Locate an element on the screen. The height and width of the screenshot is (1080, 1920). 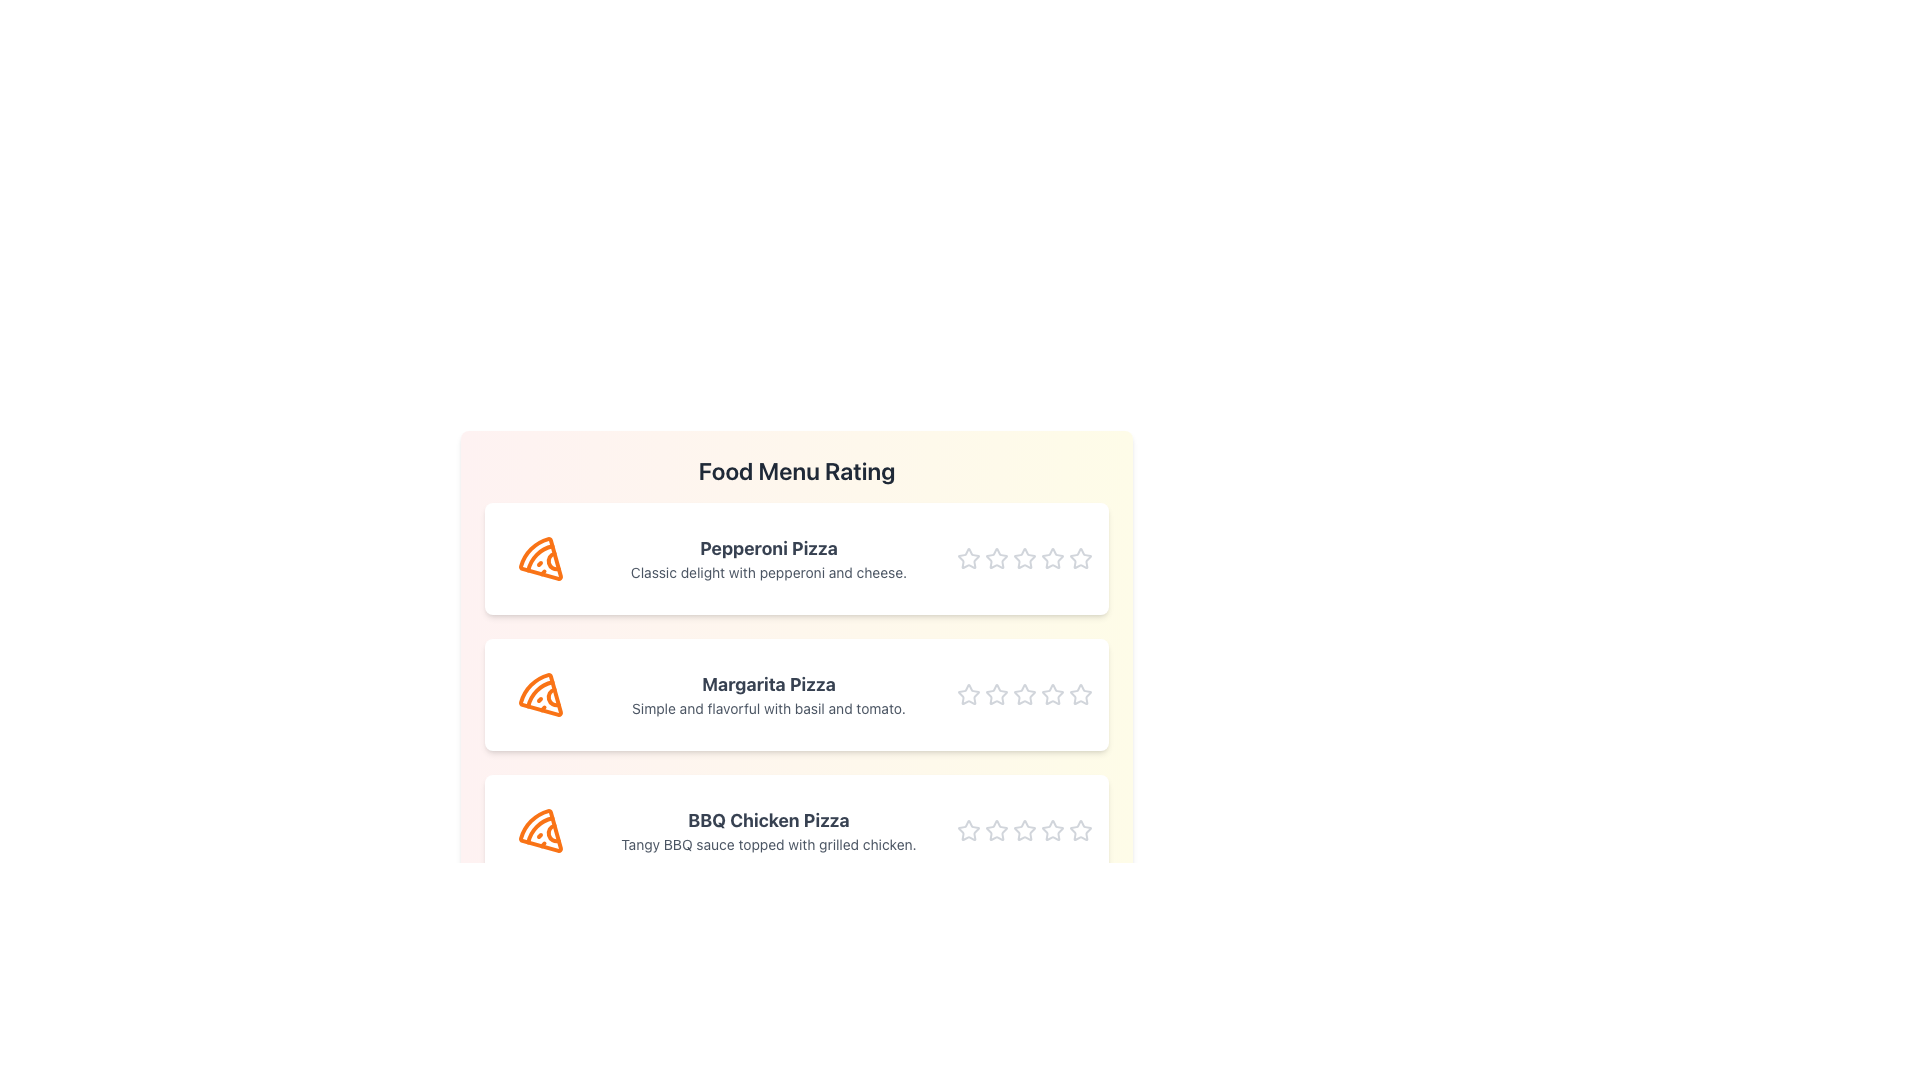
the fifth star icon in the five-star rating system is located at coordinates (1079, 829).